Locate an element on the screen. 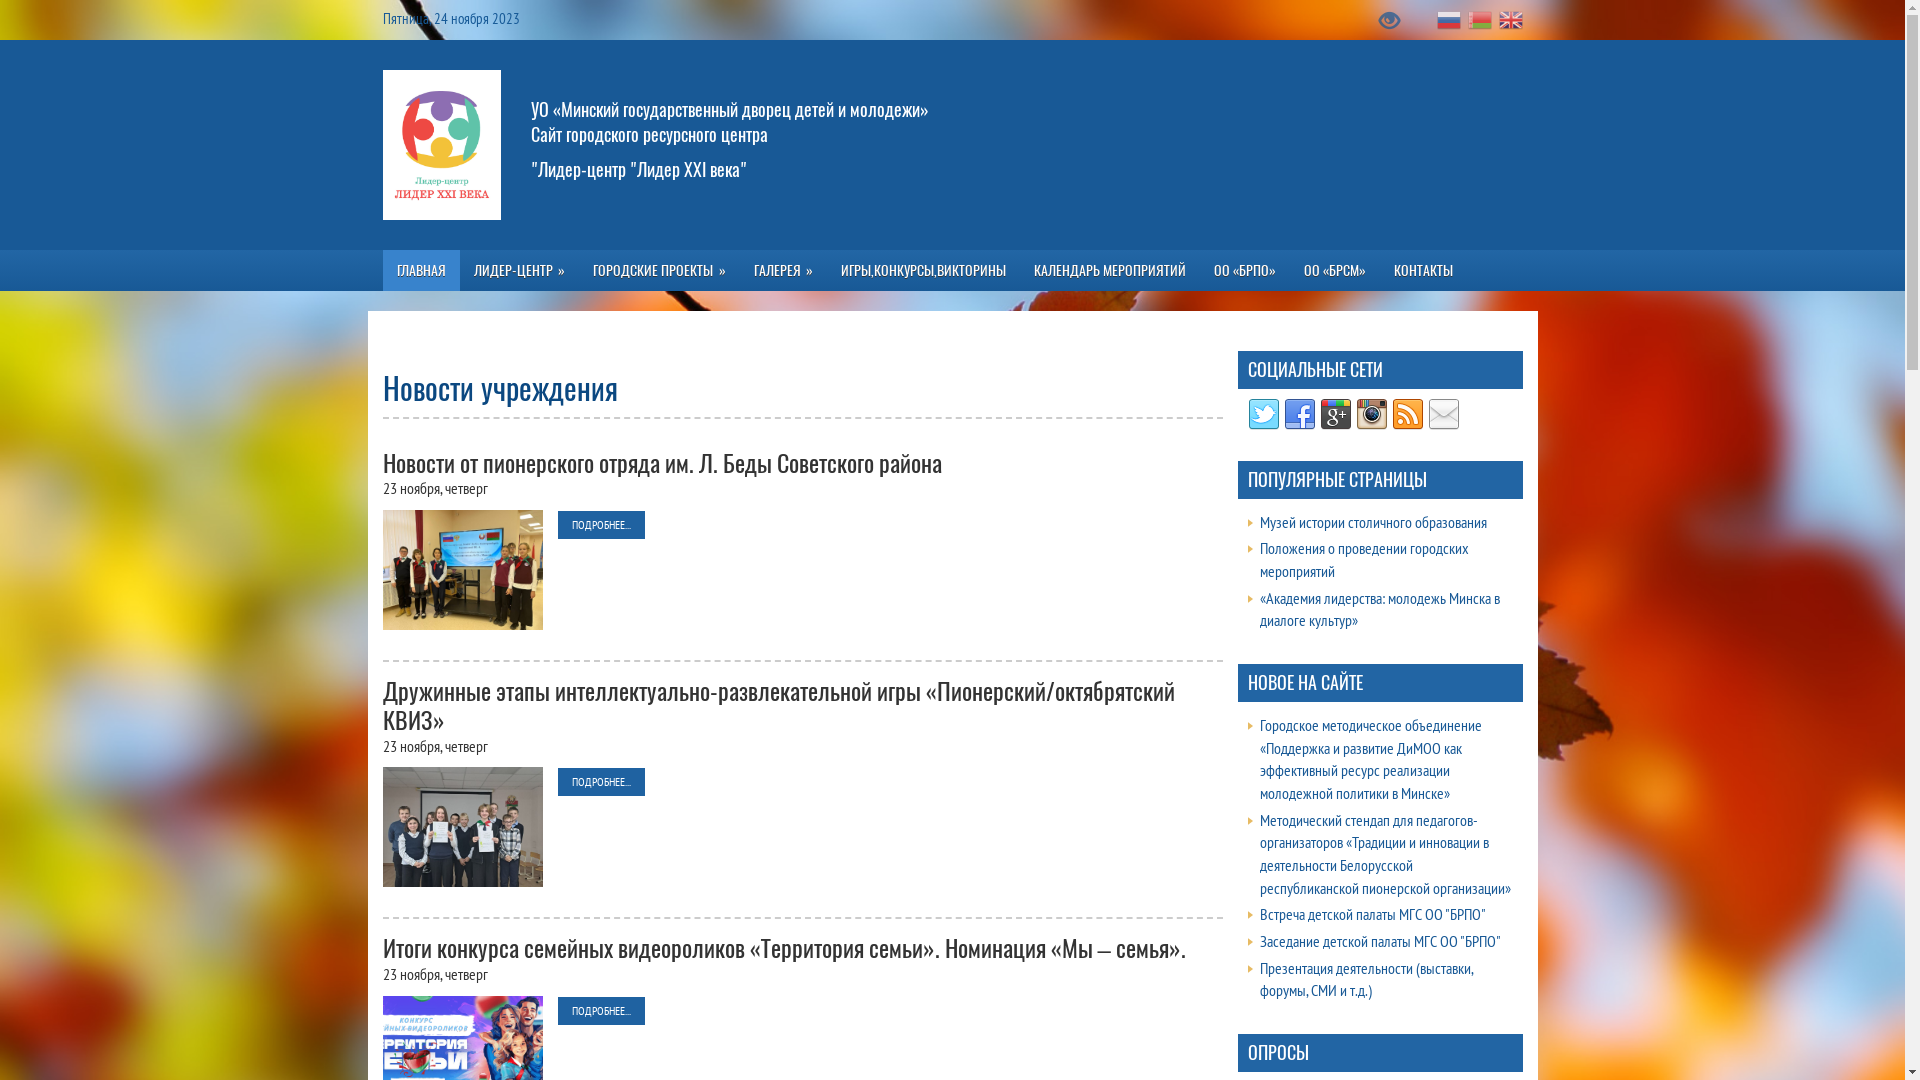 This screenshot has width=1920, height=1080. 'Email' is located at coordinates (1444, 412).